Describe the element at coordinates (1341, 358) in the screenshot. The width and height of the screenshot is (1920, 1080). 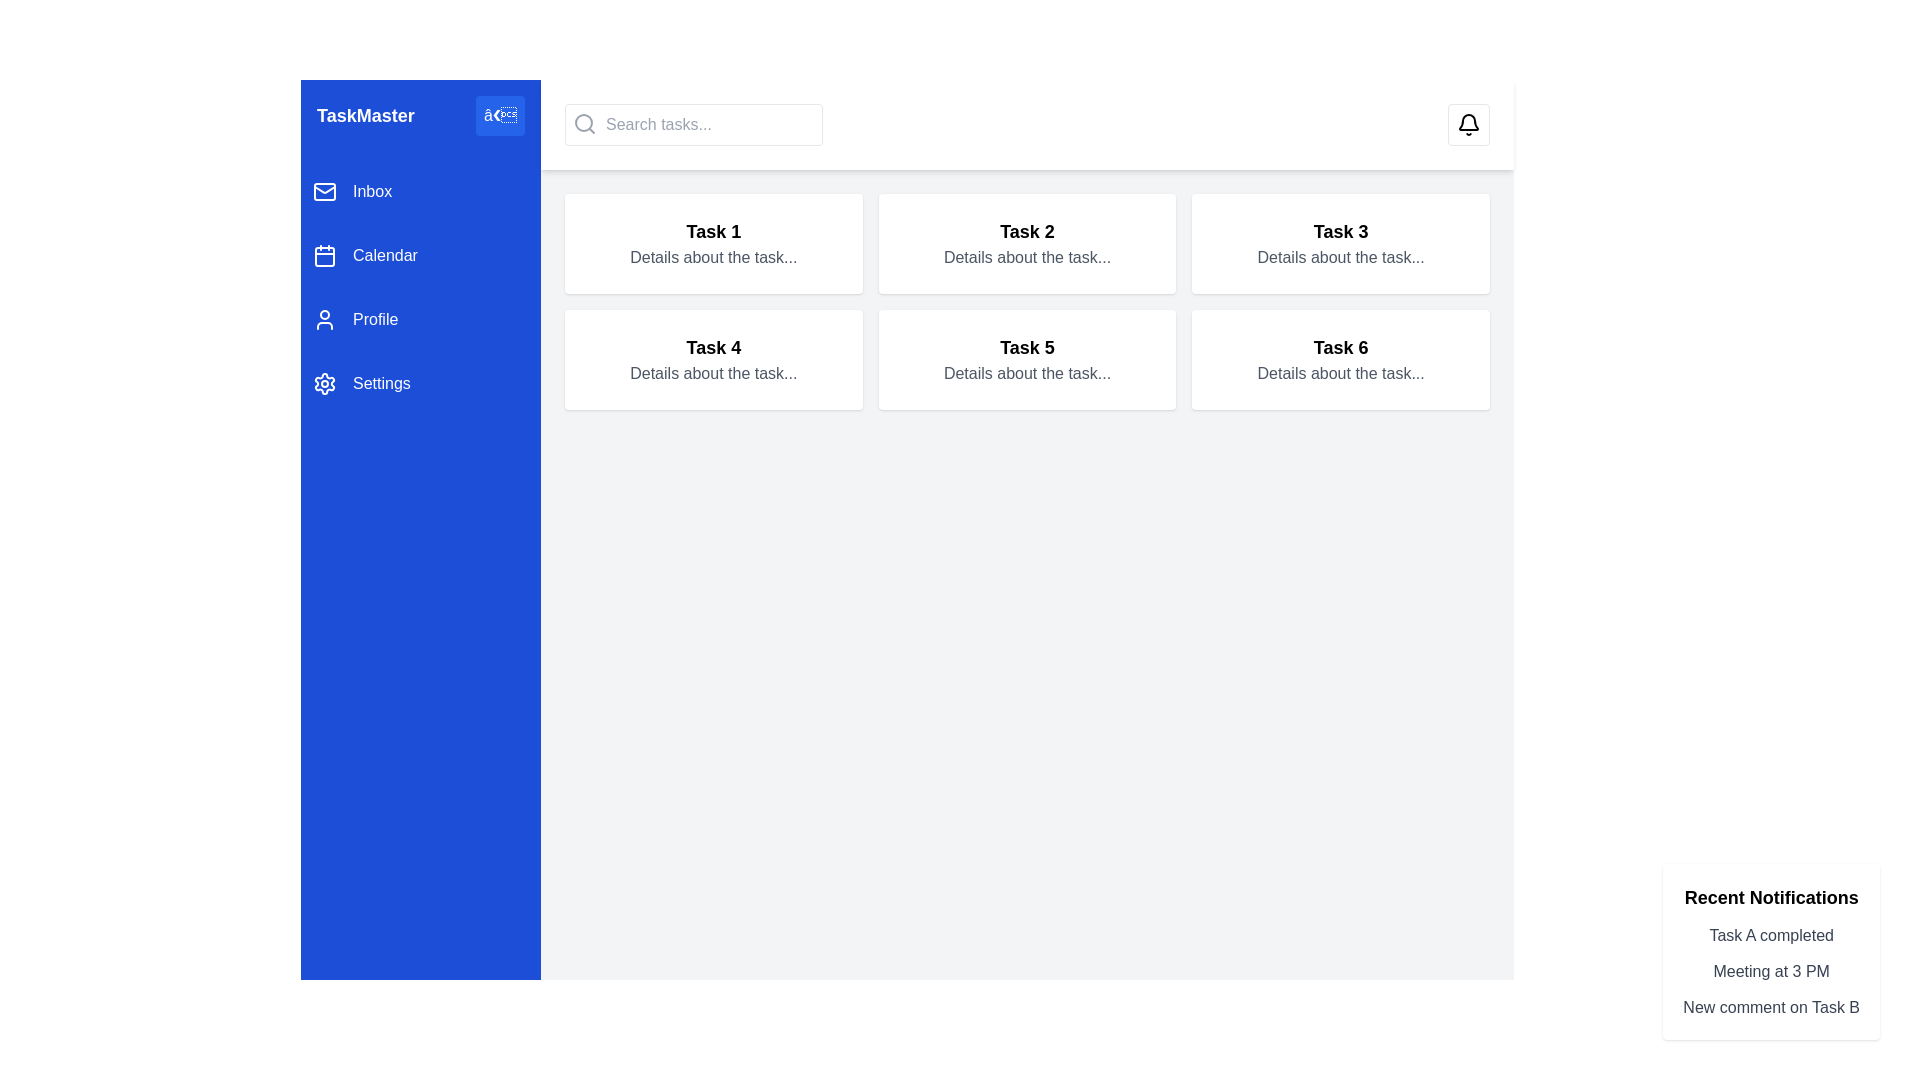
I see `the static informational card displaying 'Task 6' and its details in the bottom-right position of the grid layout` at that location.